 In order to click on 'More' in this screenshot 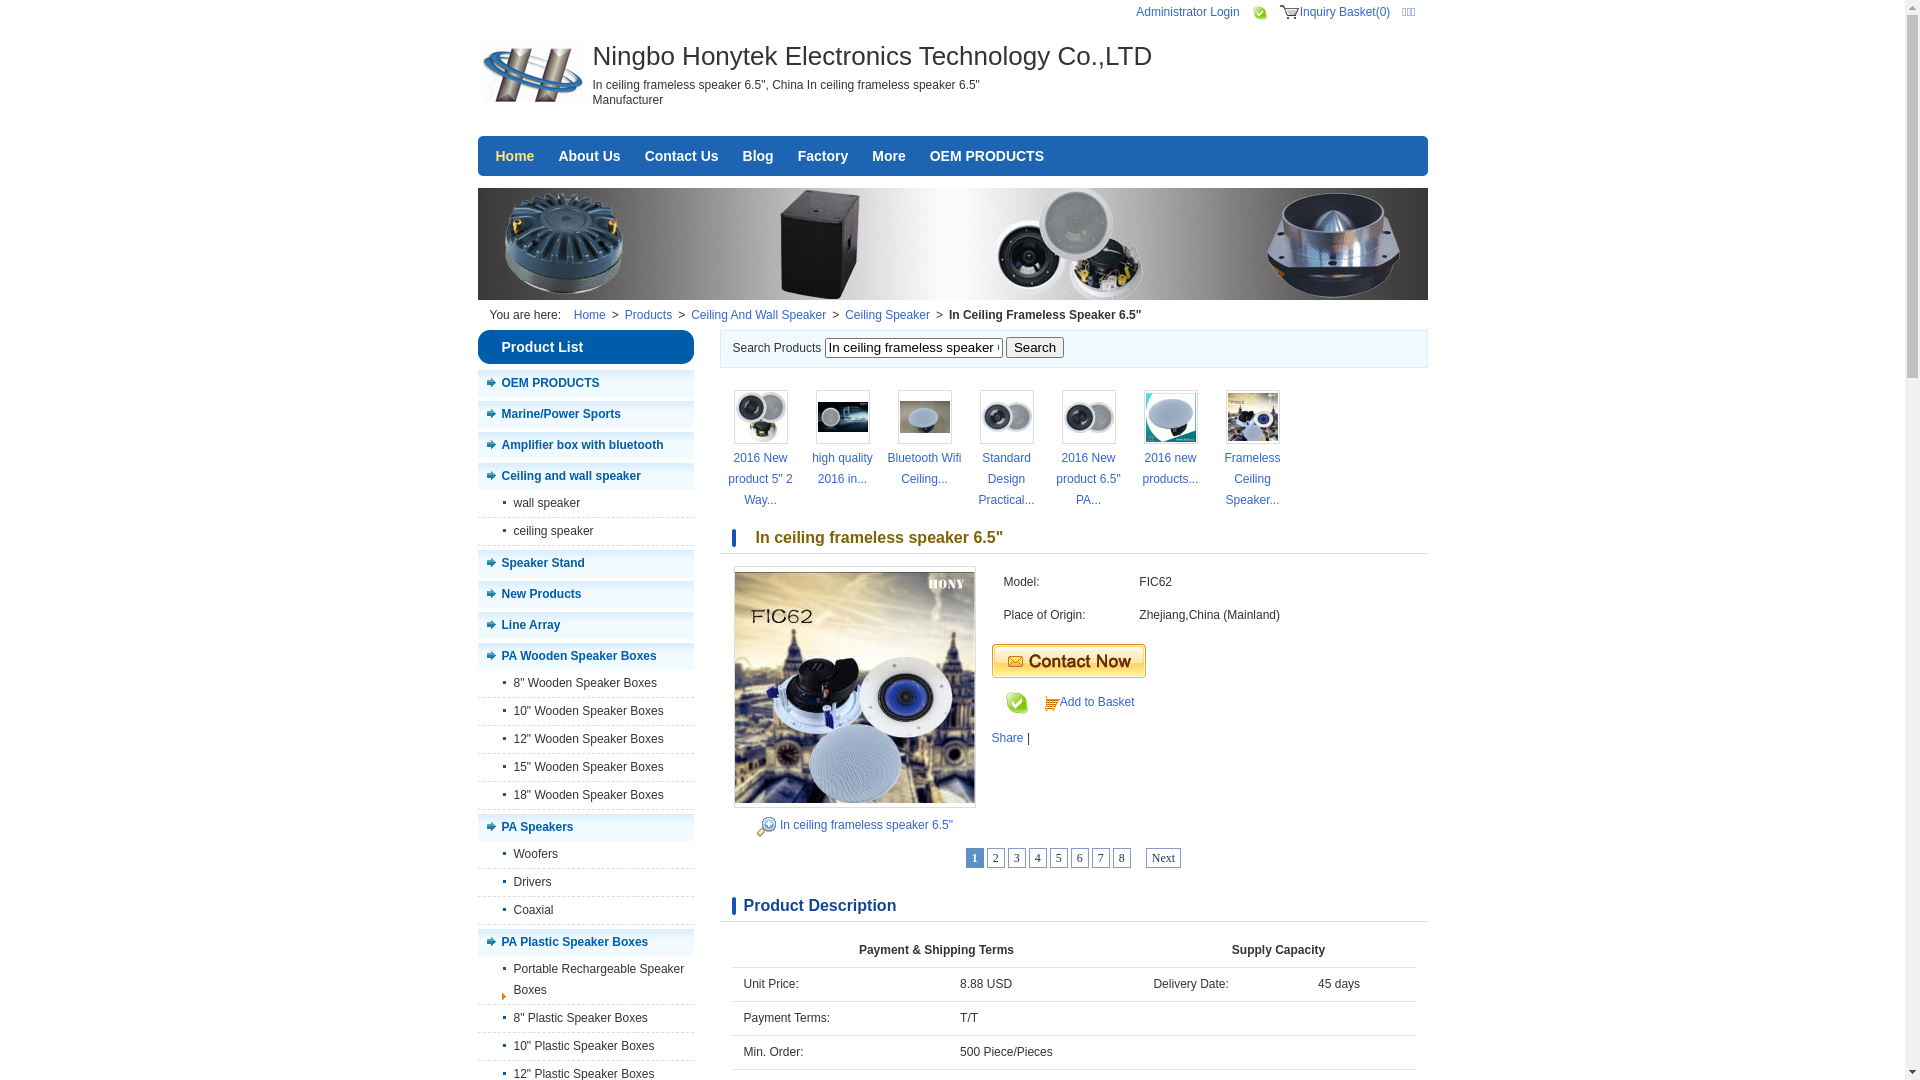, I will do `click(859, 154)`.